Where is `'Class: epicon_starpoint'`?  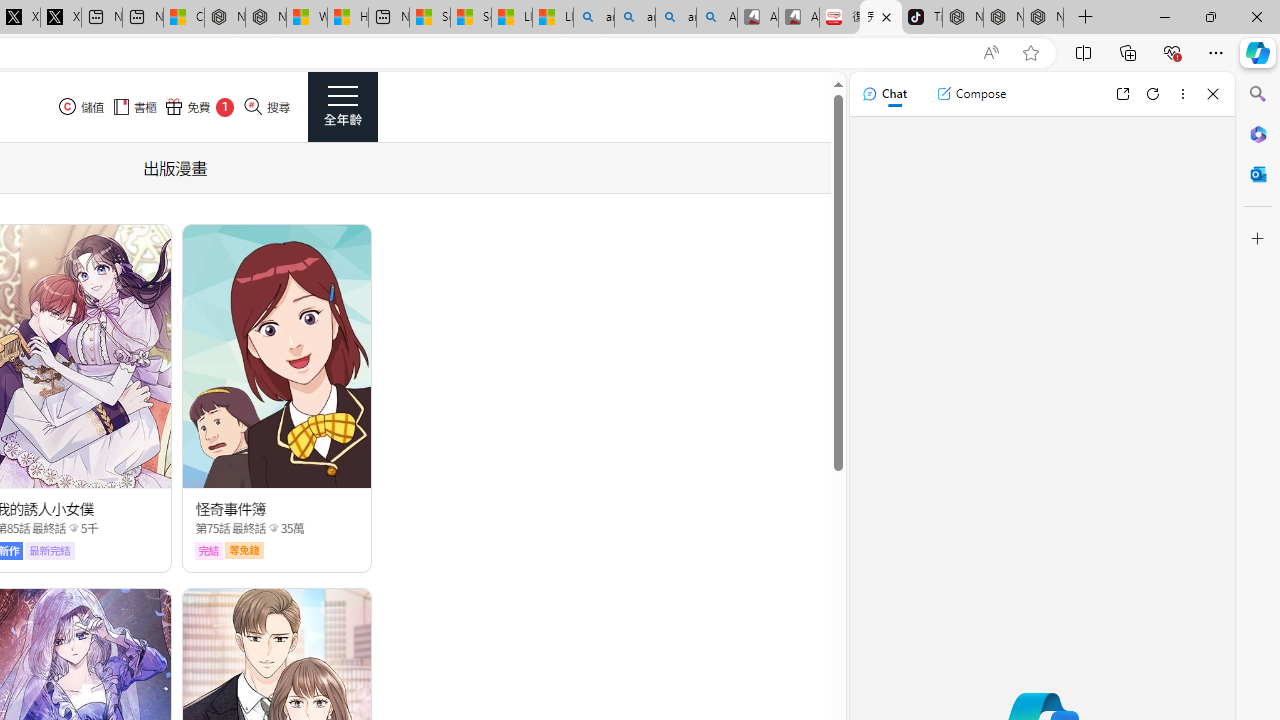 'Class: epicon_starpoint' is located at coordinates (272, 526).